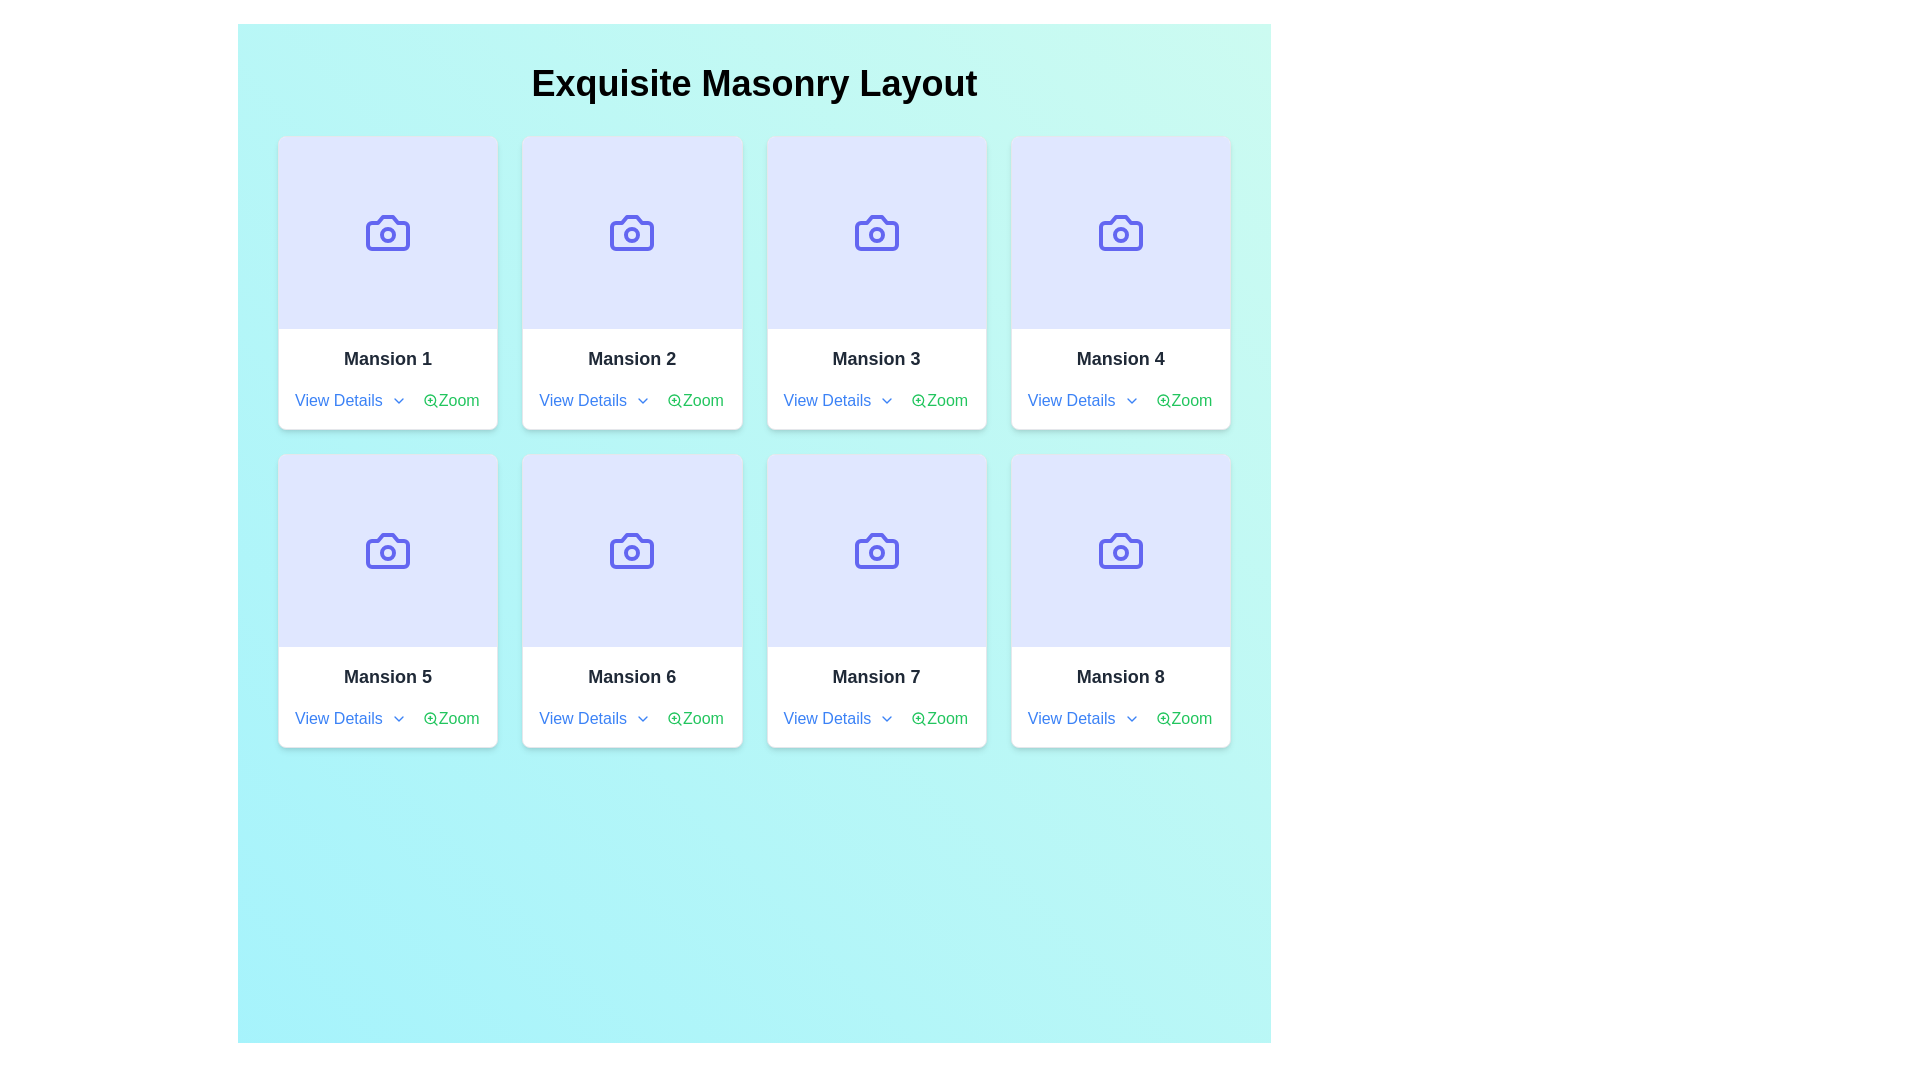 This screenshot has height=1080, width=1920. Describe the element at coordinates (876, 231) in the screenshot. I see `the camera icon, which is a blue SVG graphic with a rectangular body and circular lens, located in the 'Mansion 3' card` at that location.